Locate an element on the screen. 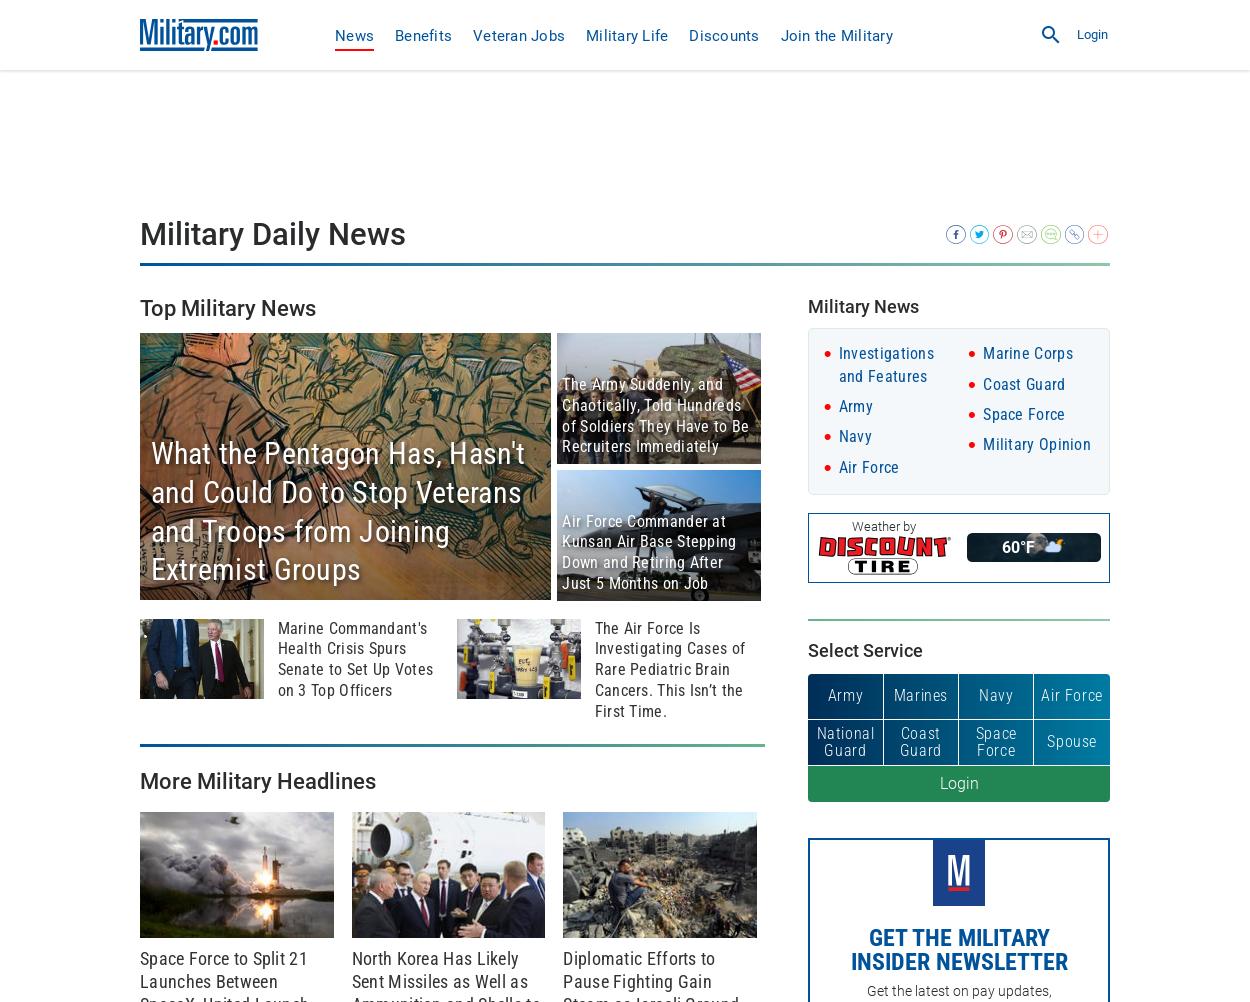  'Investigations and Features' is located at coordinates (837, 364).